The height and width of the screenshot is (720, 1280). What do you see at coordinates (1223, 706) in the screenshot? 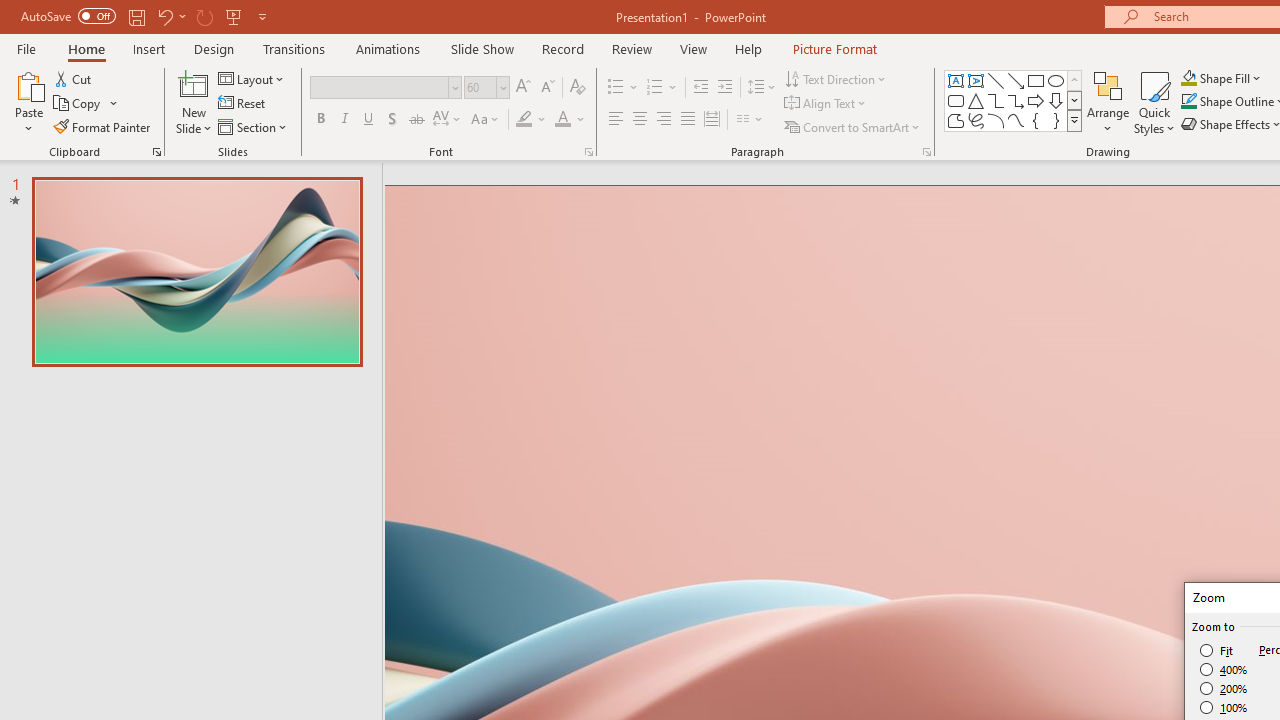
I see `'100%'` at bounding box center [1223, 706].